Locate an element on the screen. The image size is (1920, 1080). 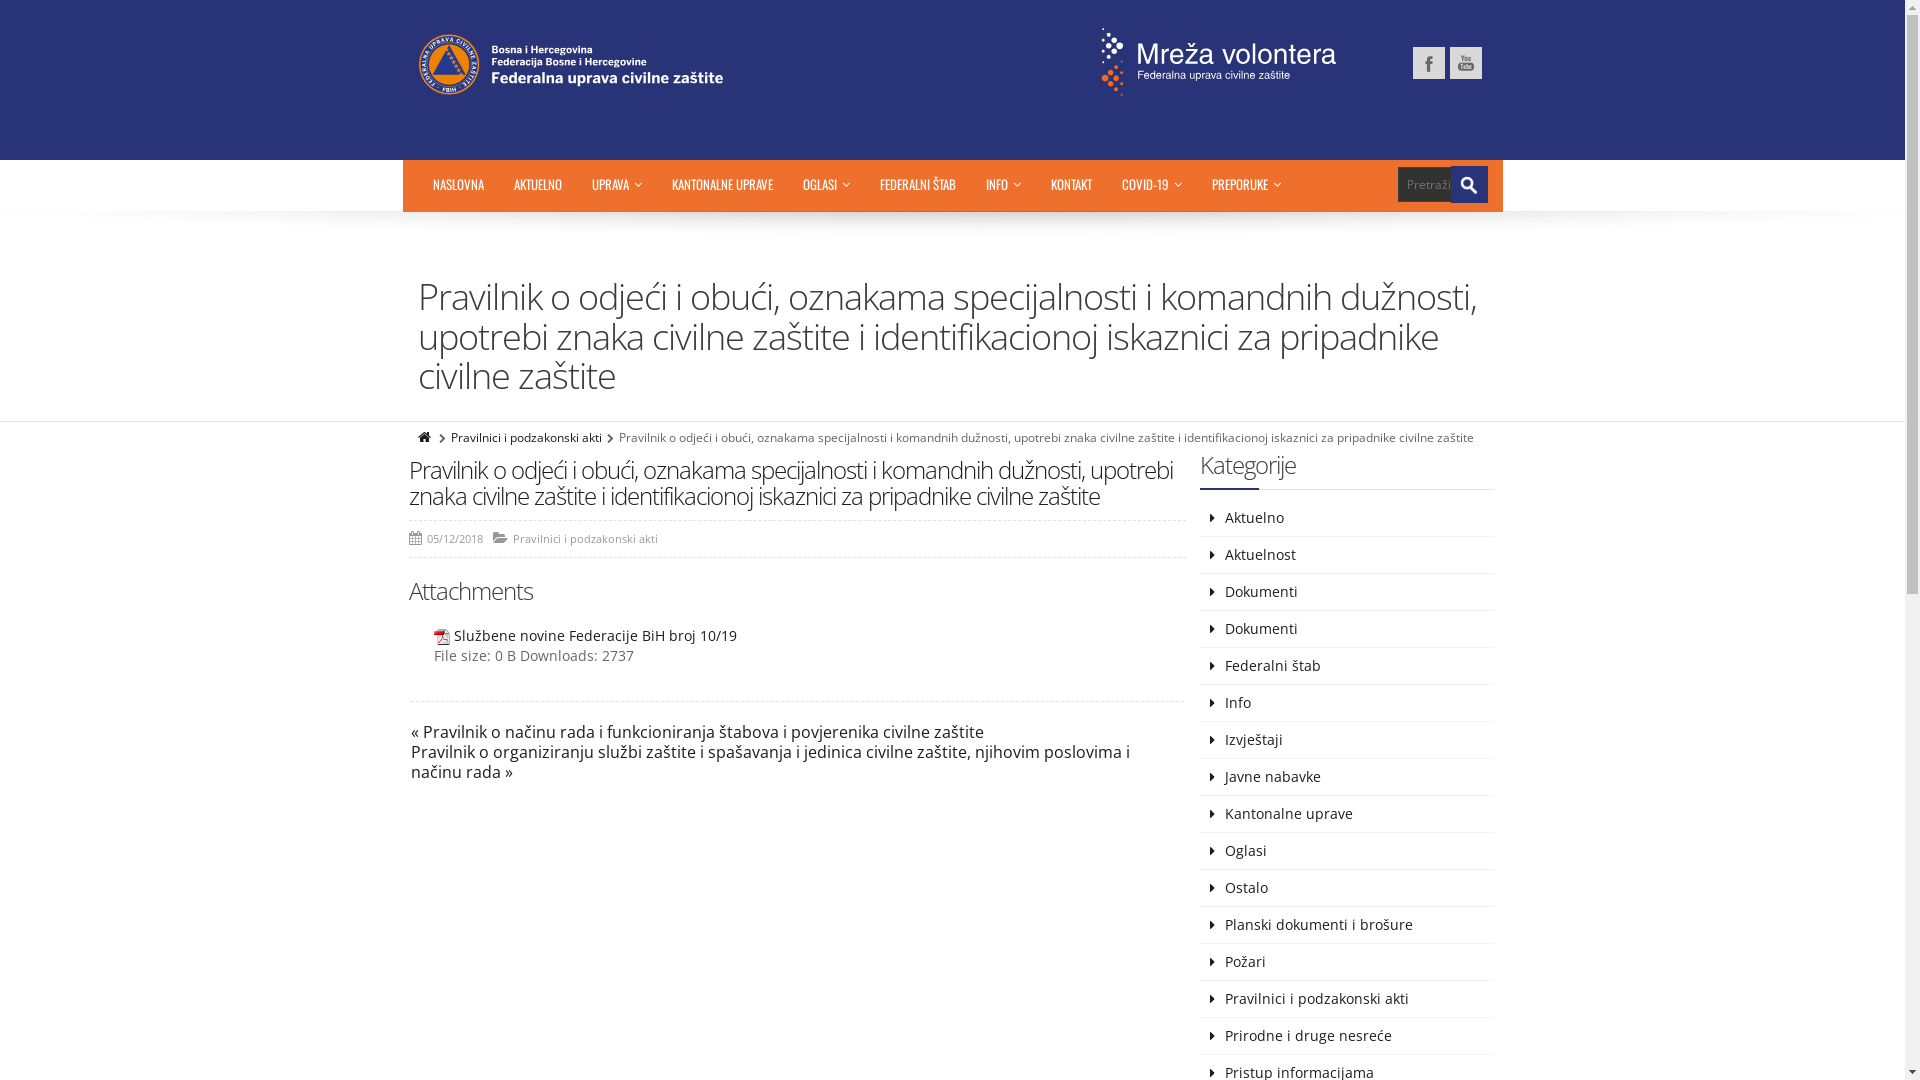
'Dokumenti' is located at coordinates (1347, 591).